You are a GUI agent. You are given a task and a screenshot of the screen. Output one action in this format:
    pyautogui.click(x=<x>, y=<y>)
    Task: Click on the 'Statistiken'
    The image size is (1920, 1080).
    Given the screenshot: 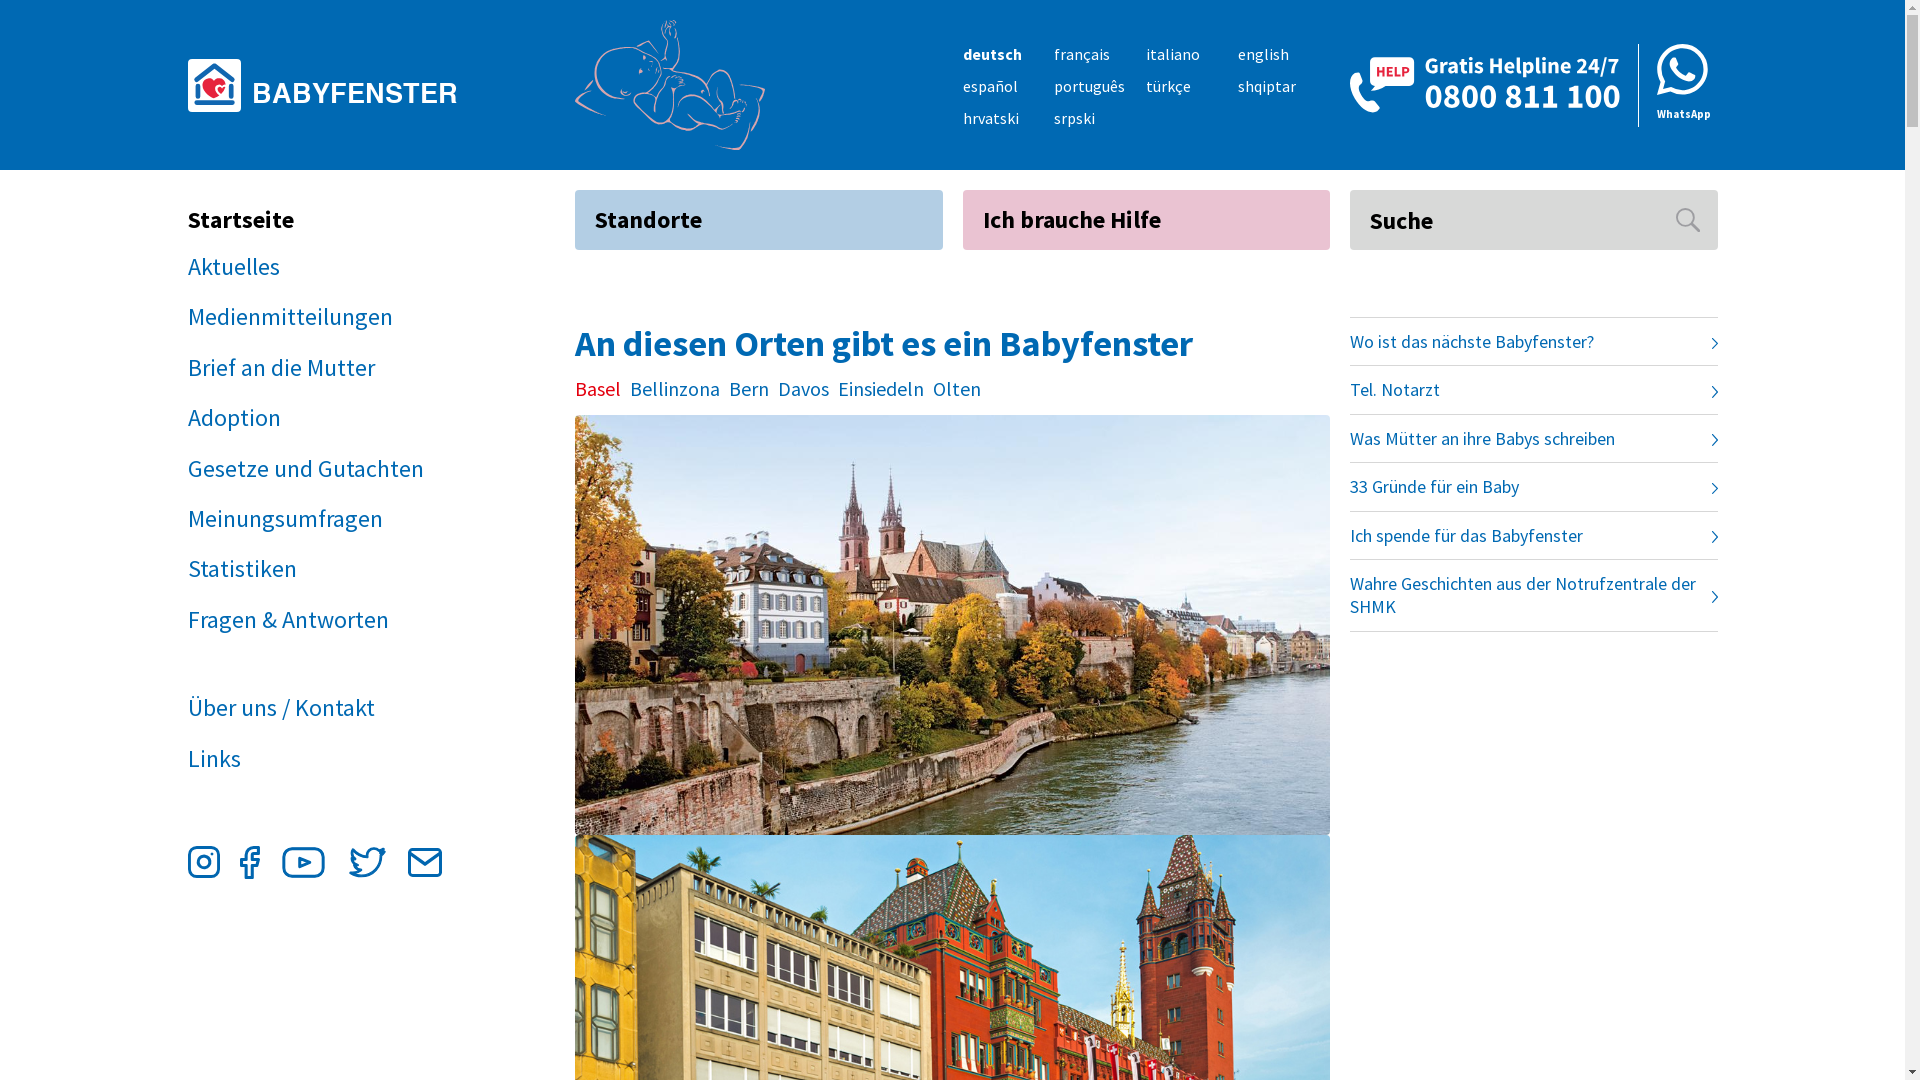 What is the action you would take?
    pyautogui.click(x=335, y=569)
    